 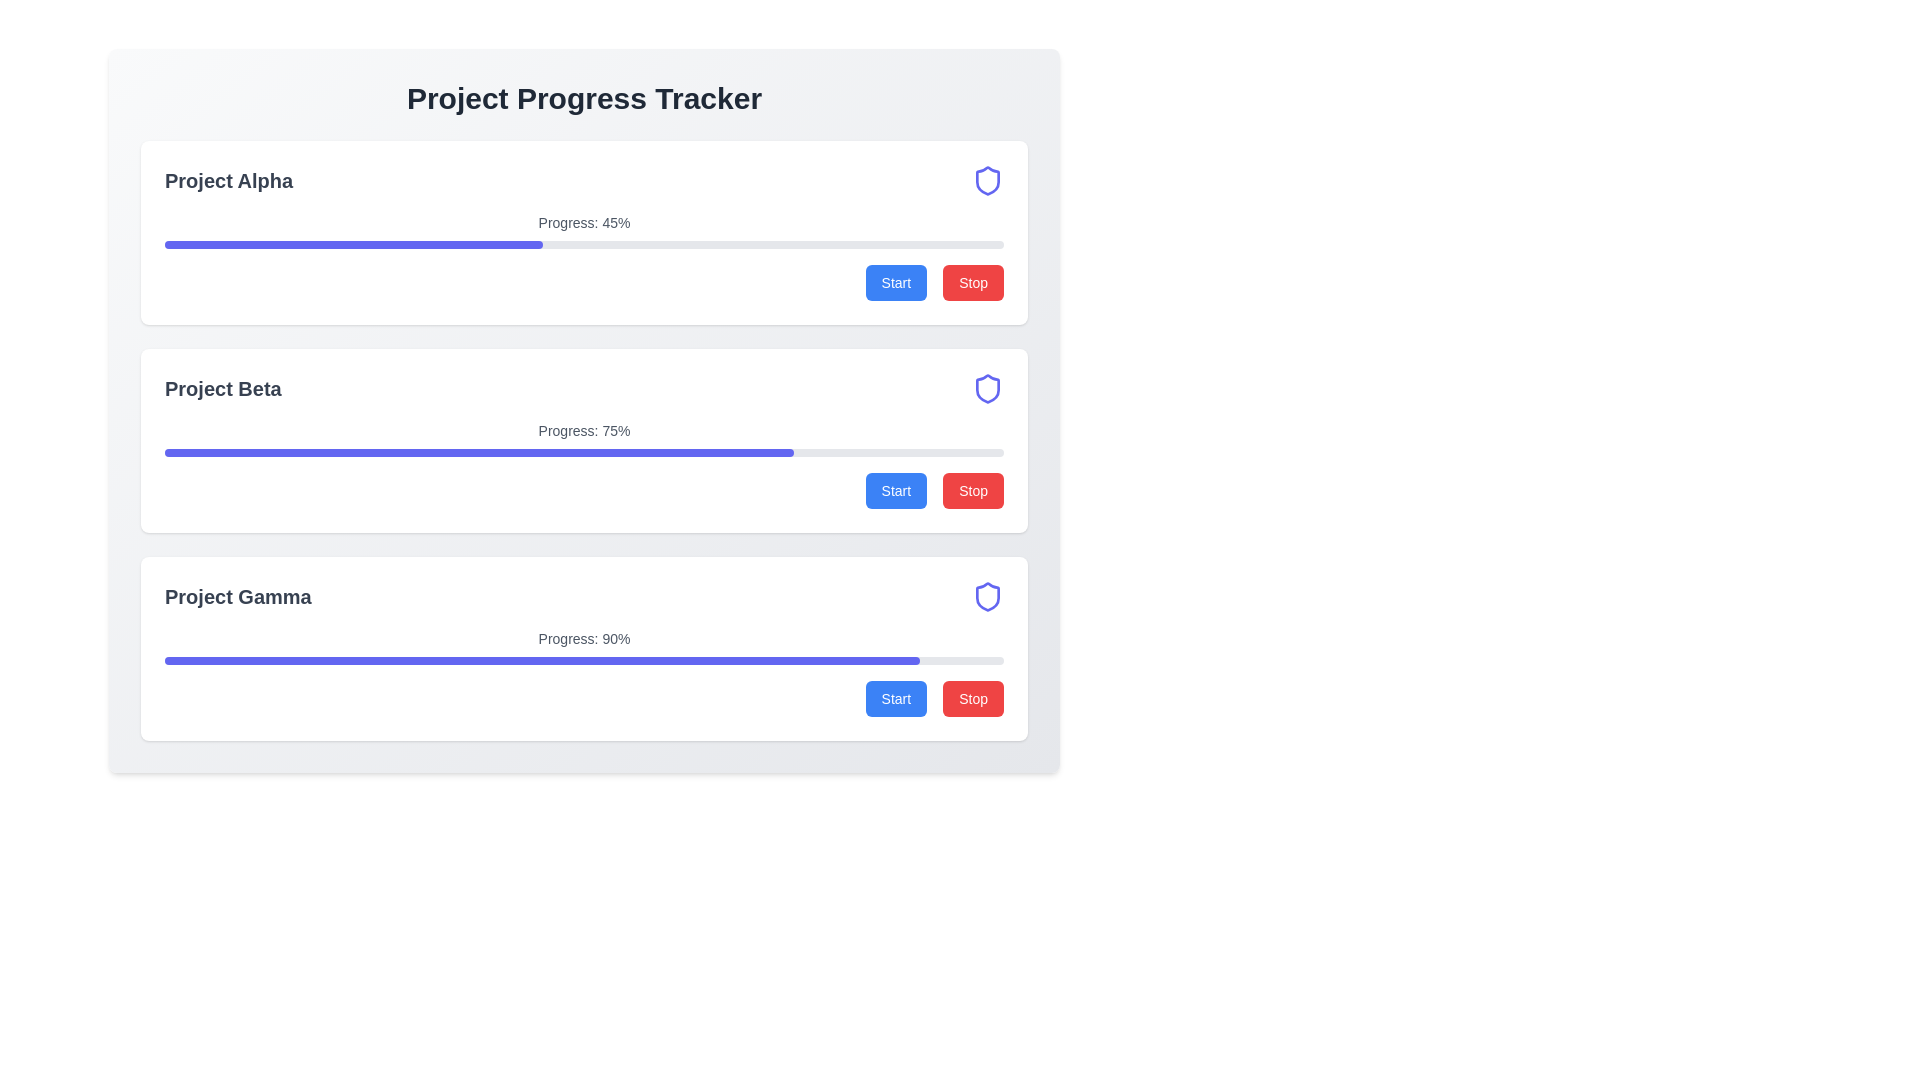 I want to click on the progress level of the 'Project Alpha' progress bar segment, which indicates 45% progress in the top progress display area, so click(x=353, y=244).